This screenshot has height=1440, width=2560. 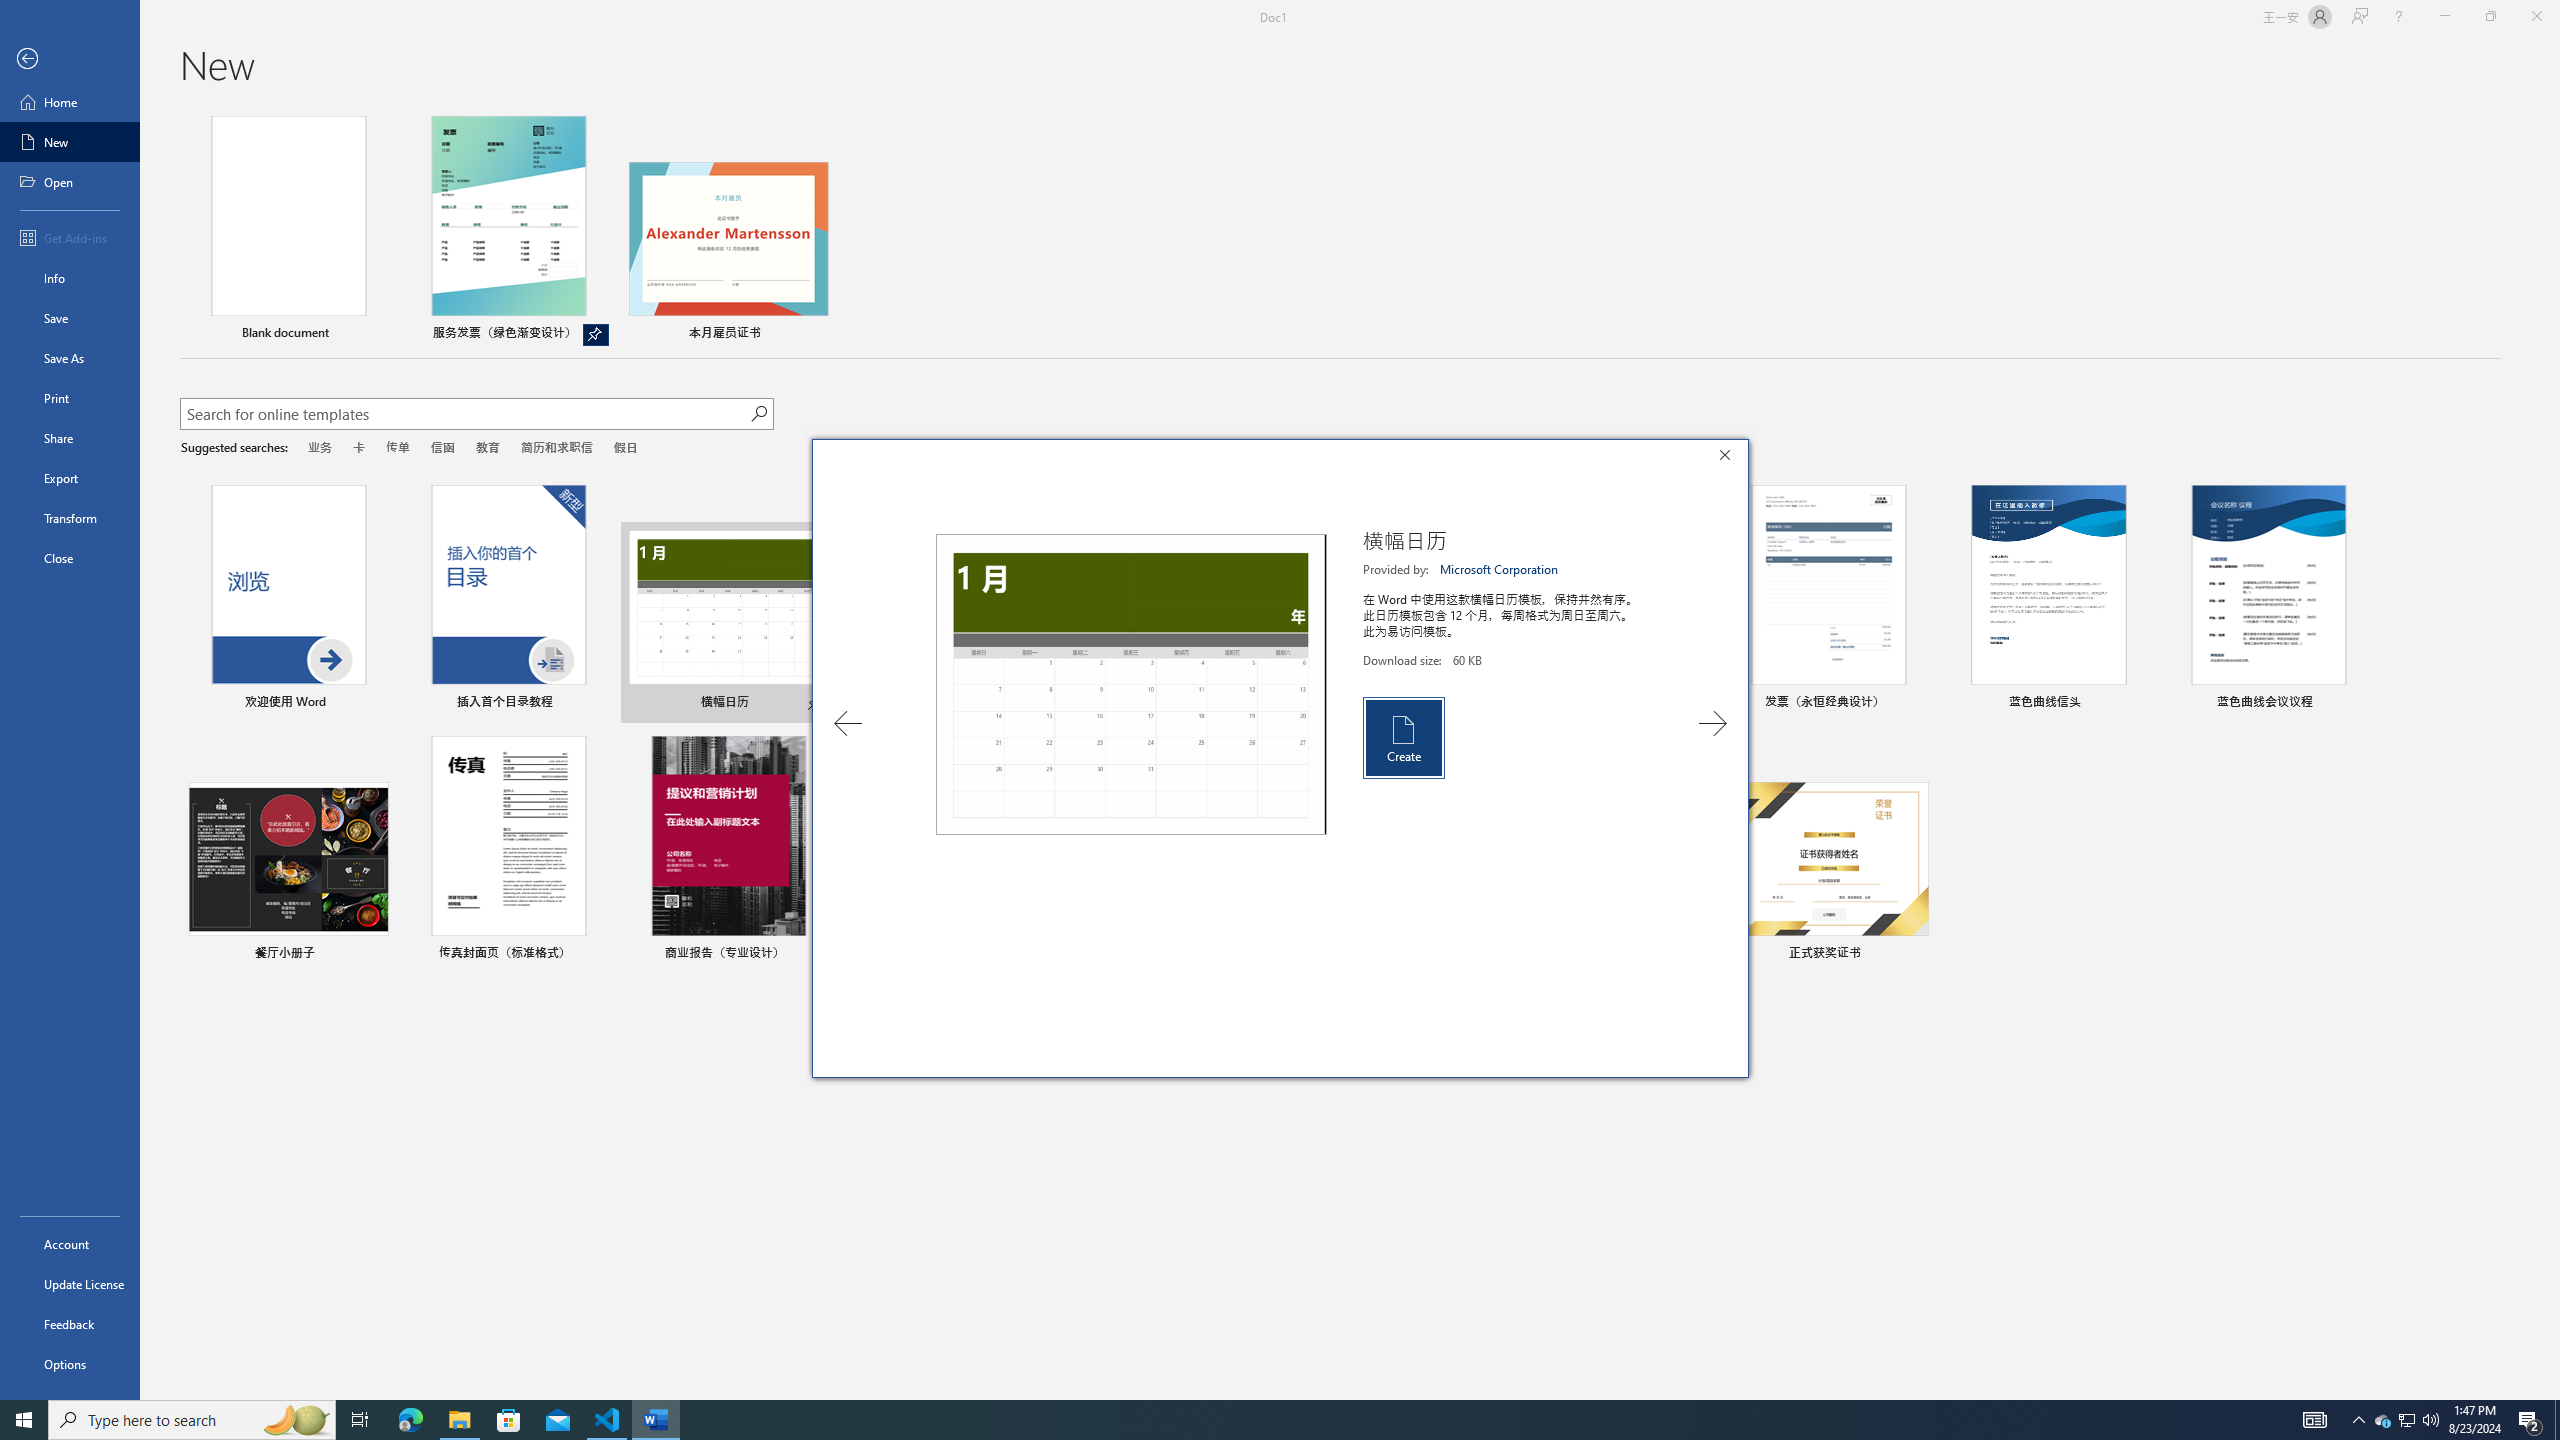 I want to click on 'New', so click(x=69, y=141).